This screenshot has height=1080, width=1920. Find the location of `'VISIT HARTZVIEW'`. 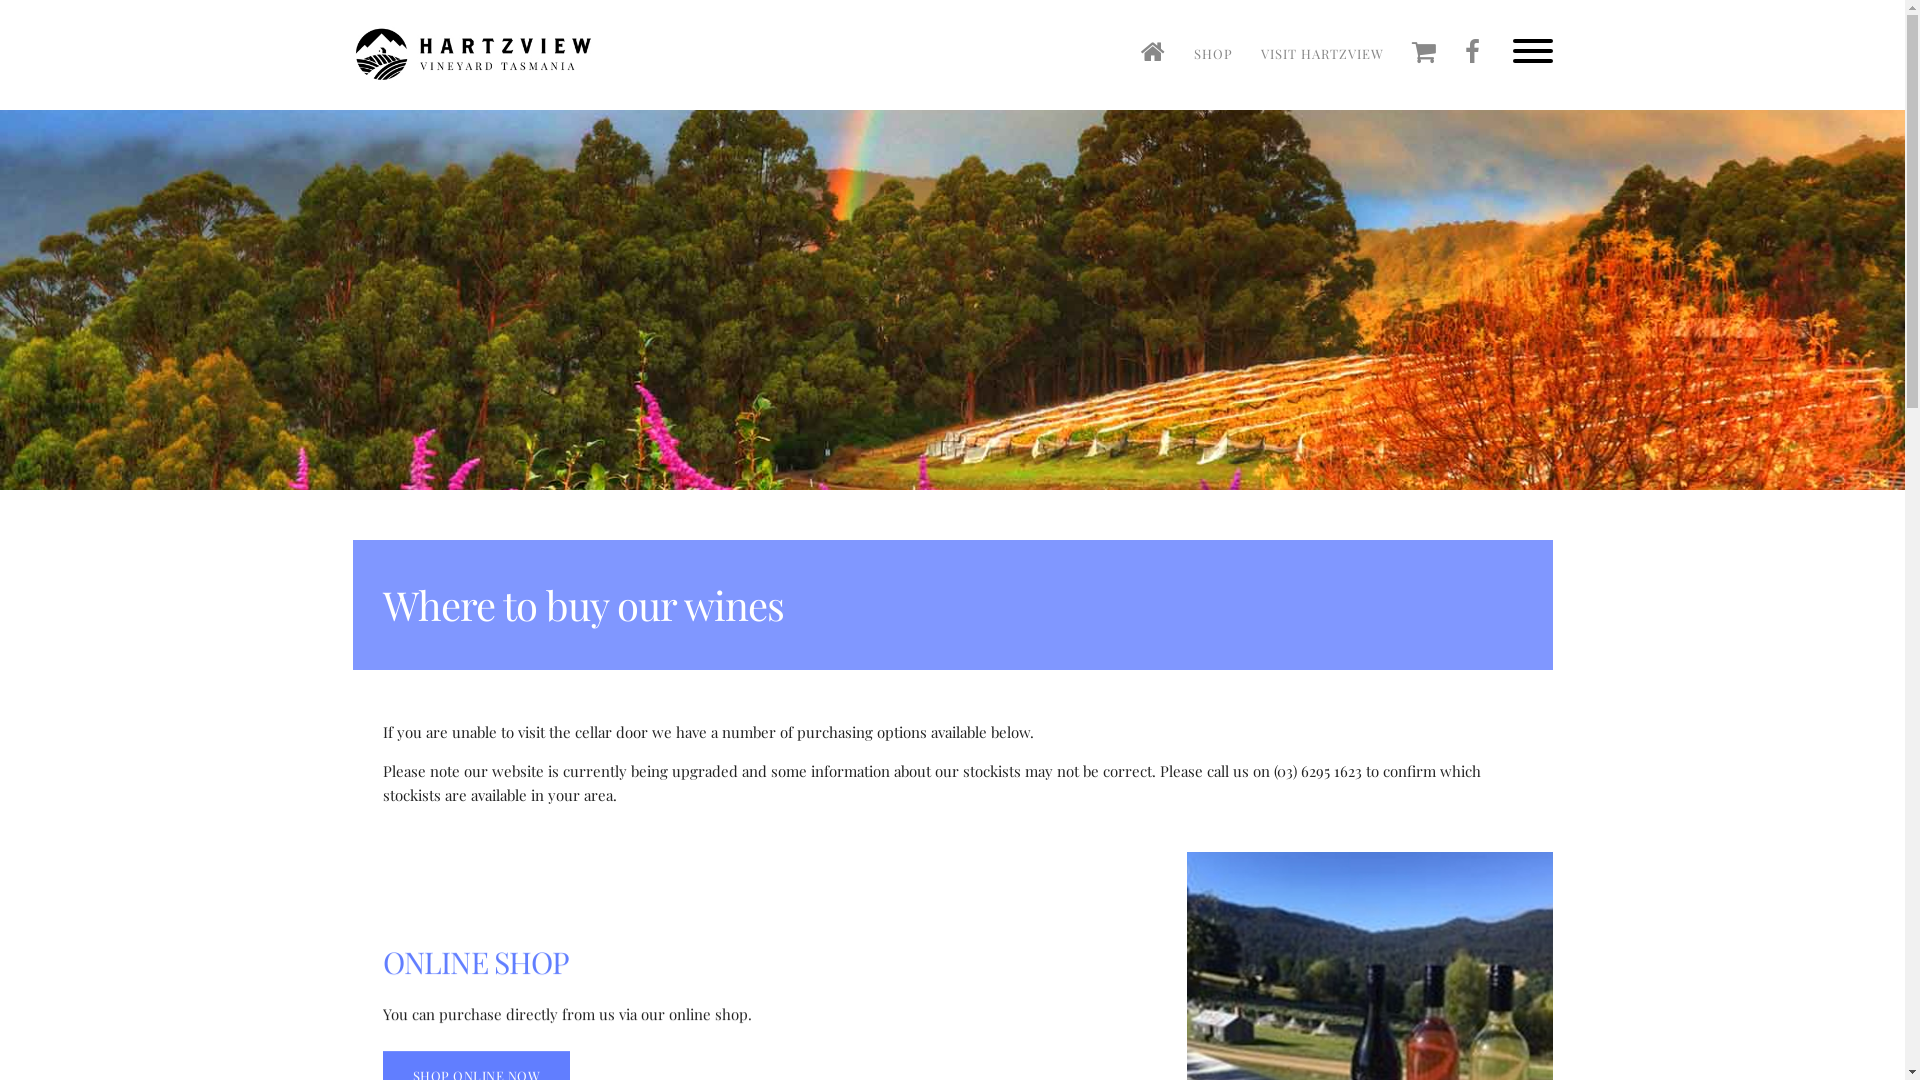

'VISIT HARTZVIEW' is located at coordinates (1247, 52).